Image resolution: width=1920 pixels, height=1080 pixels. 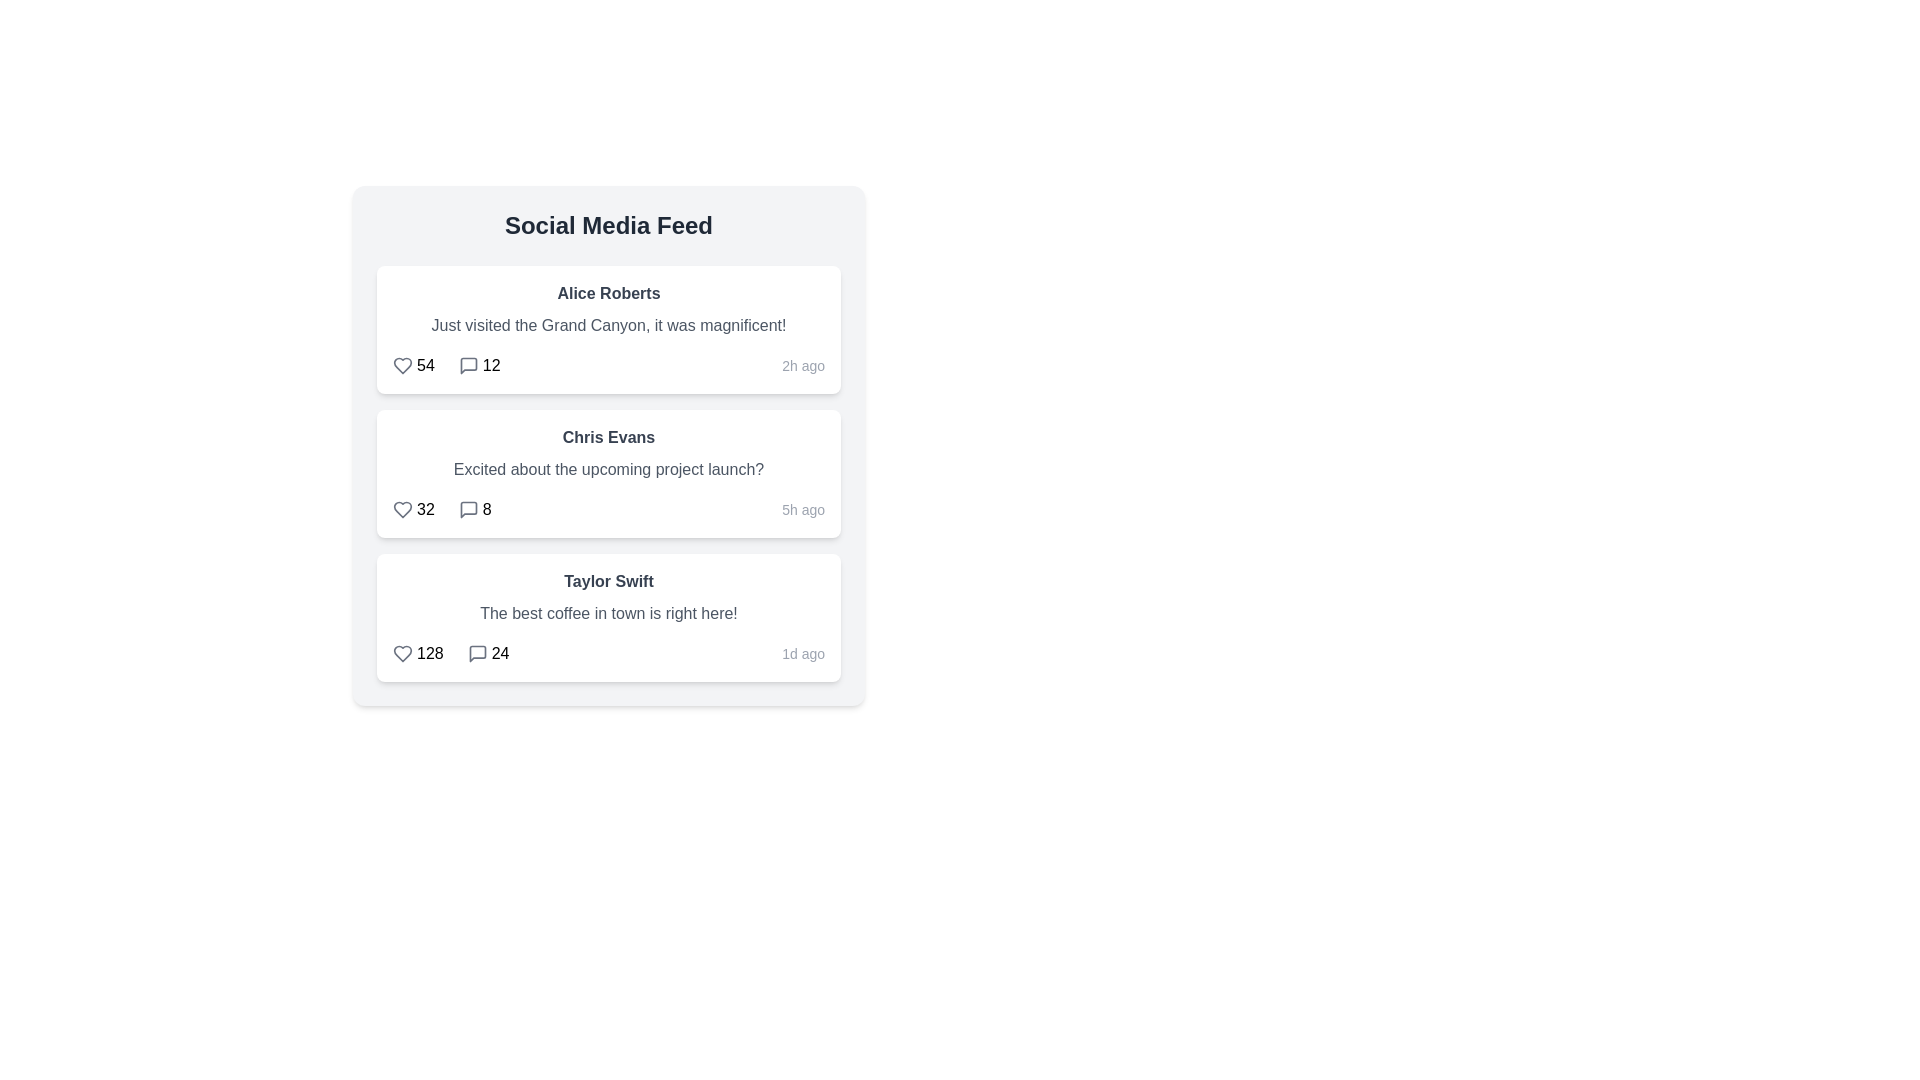 What do you see at coordinates (467, 366) in the screenshot?
I see `the comment icon for the post by Alice Roberts` at bounding box center [467, 366].